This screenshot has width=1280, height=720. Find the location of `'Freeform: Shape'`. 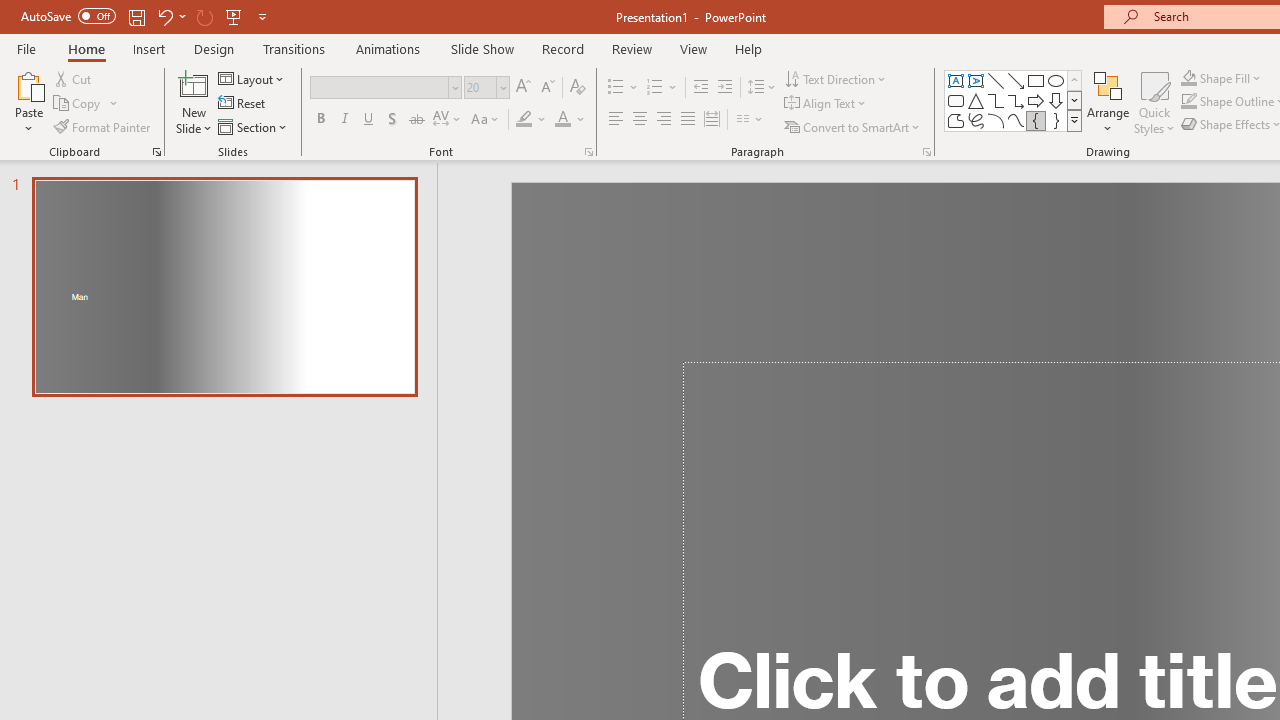

'Freeform: Shape' is located at coordinates (955, 120).